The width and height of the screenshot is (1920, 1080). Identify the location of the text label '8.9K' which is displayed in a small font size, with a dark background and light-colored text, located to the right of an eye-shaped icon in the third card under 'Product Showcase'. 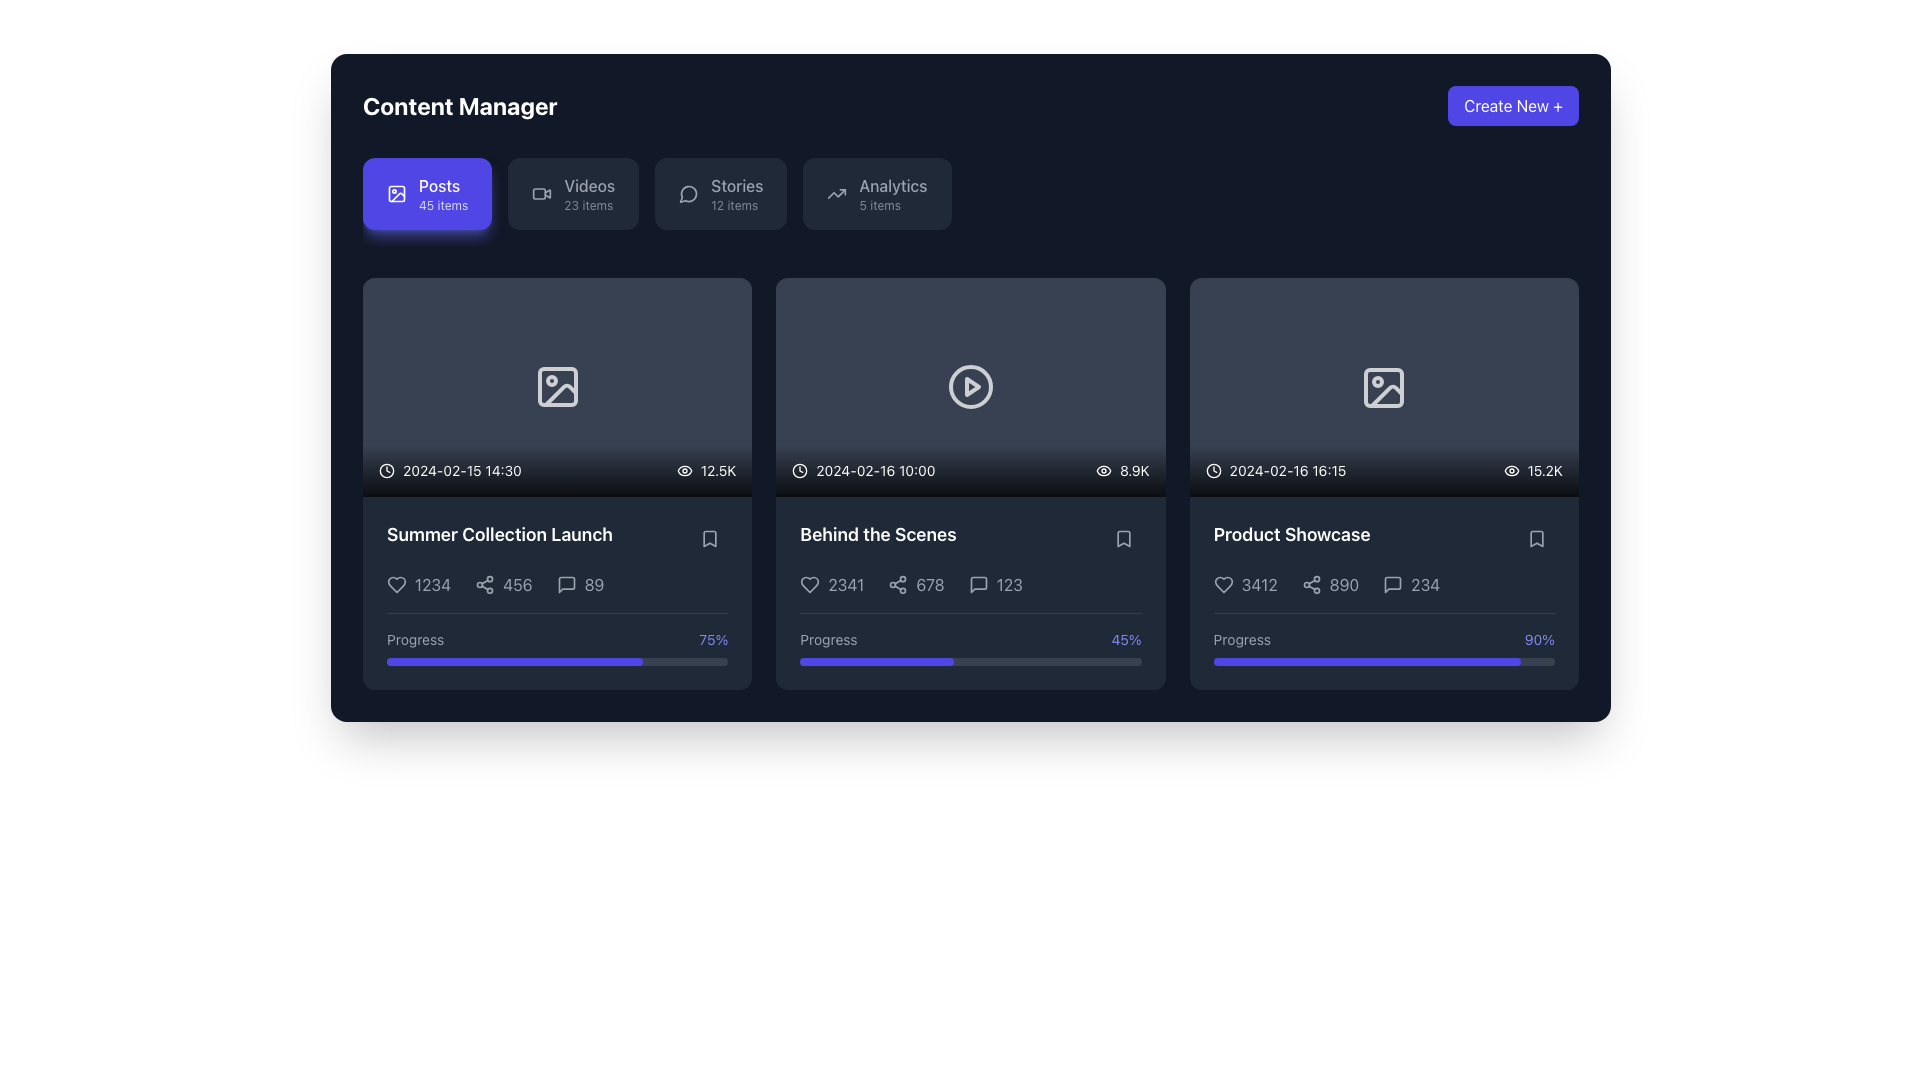
(1134, 470).